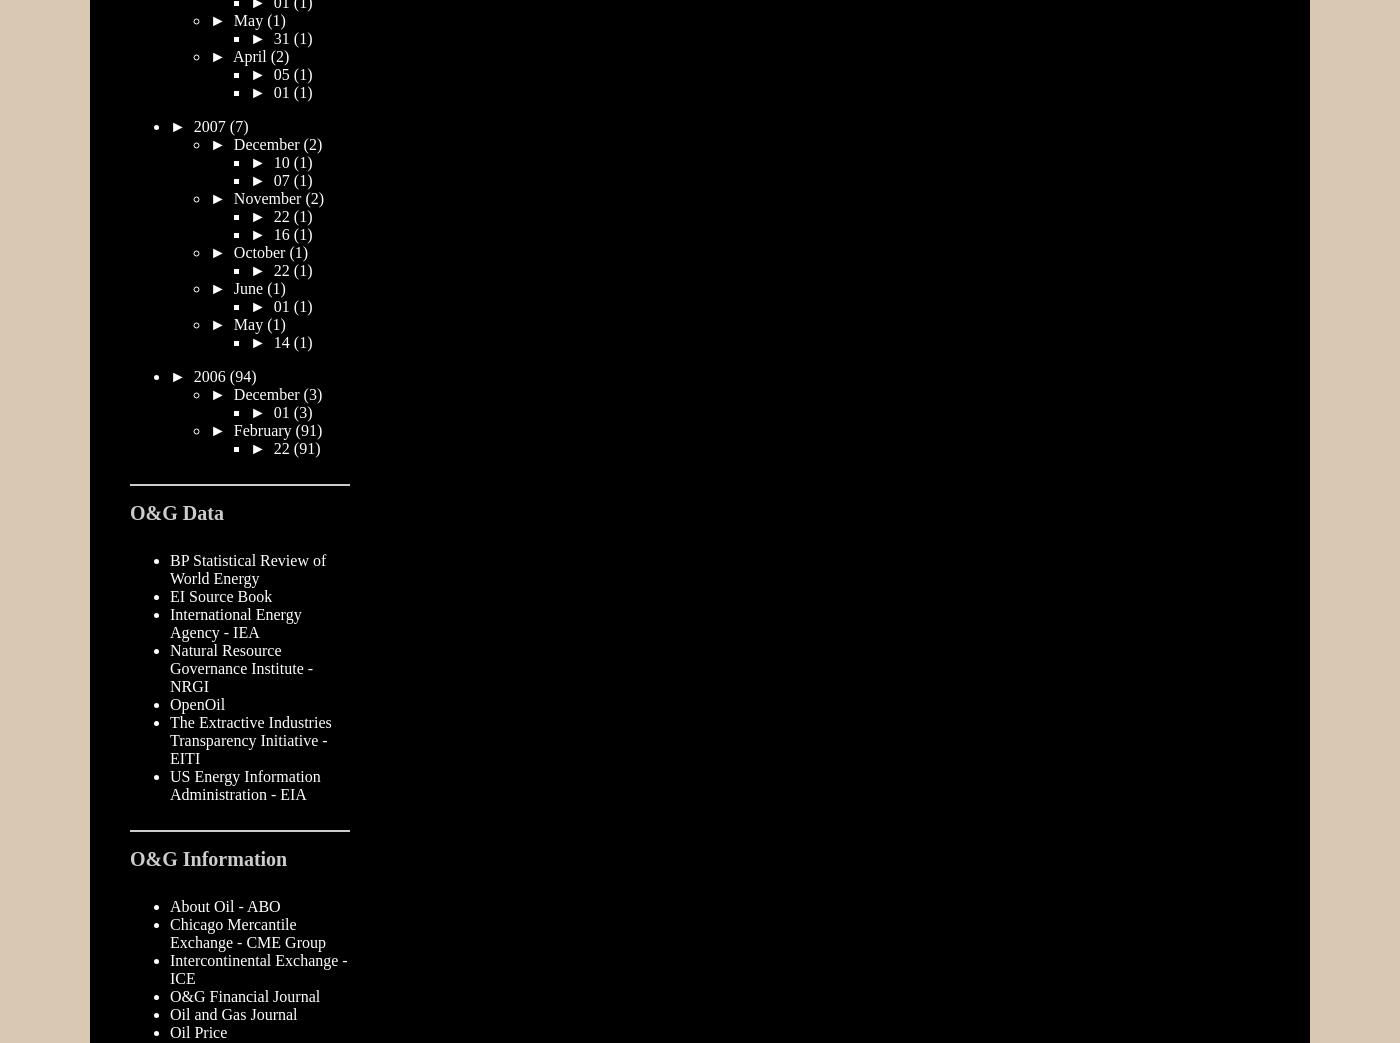 This screenshot has width=1400, height=1043. Describe the element at coordinates (251, 54) in the screenshot. I see `'April'` at that location.